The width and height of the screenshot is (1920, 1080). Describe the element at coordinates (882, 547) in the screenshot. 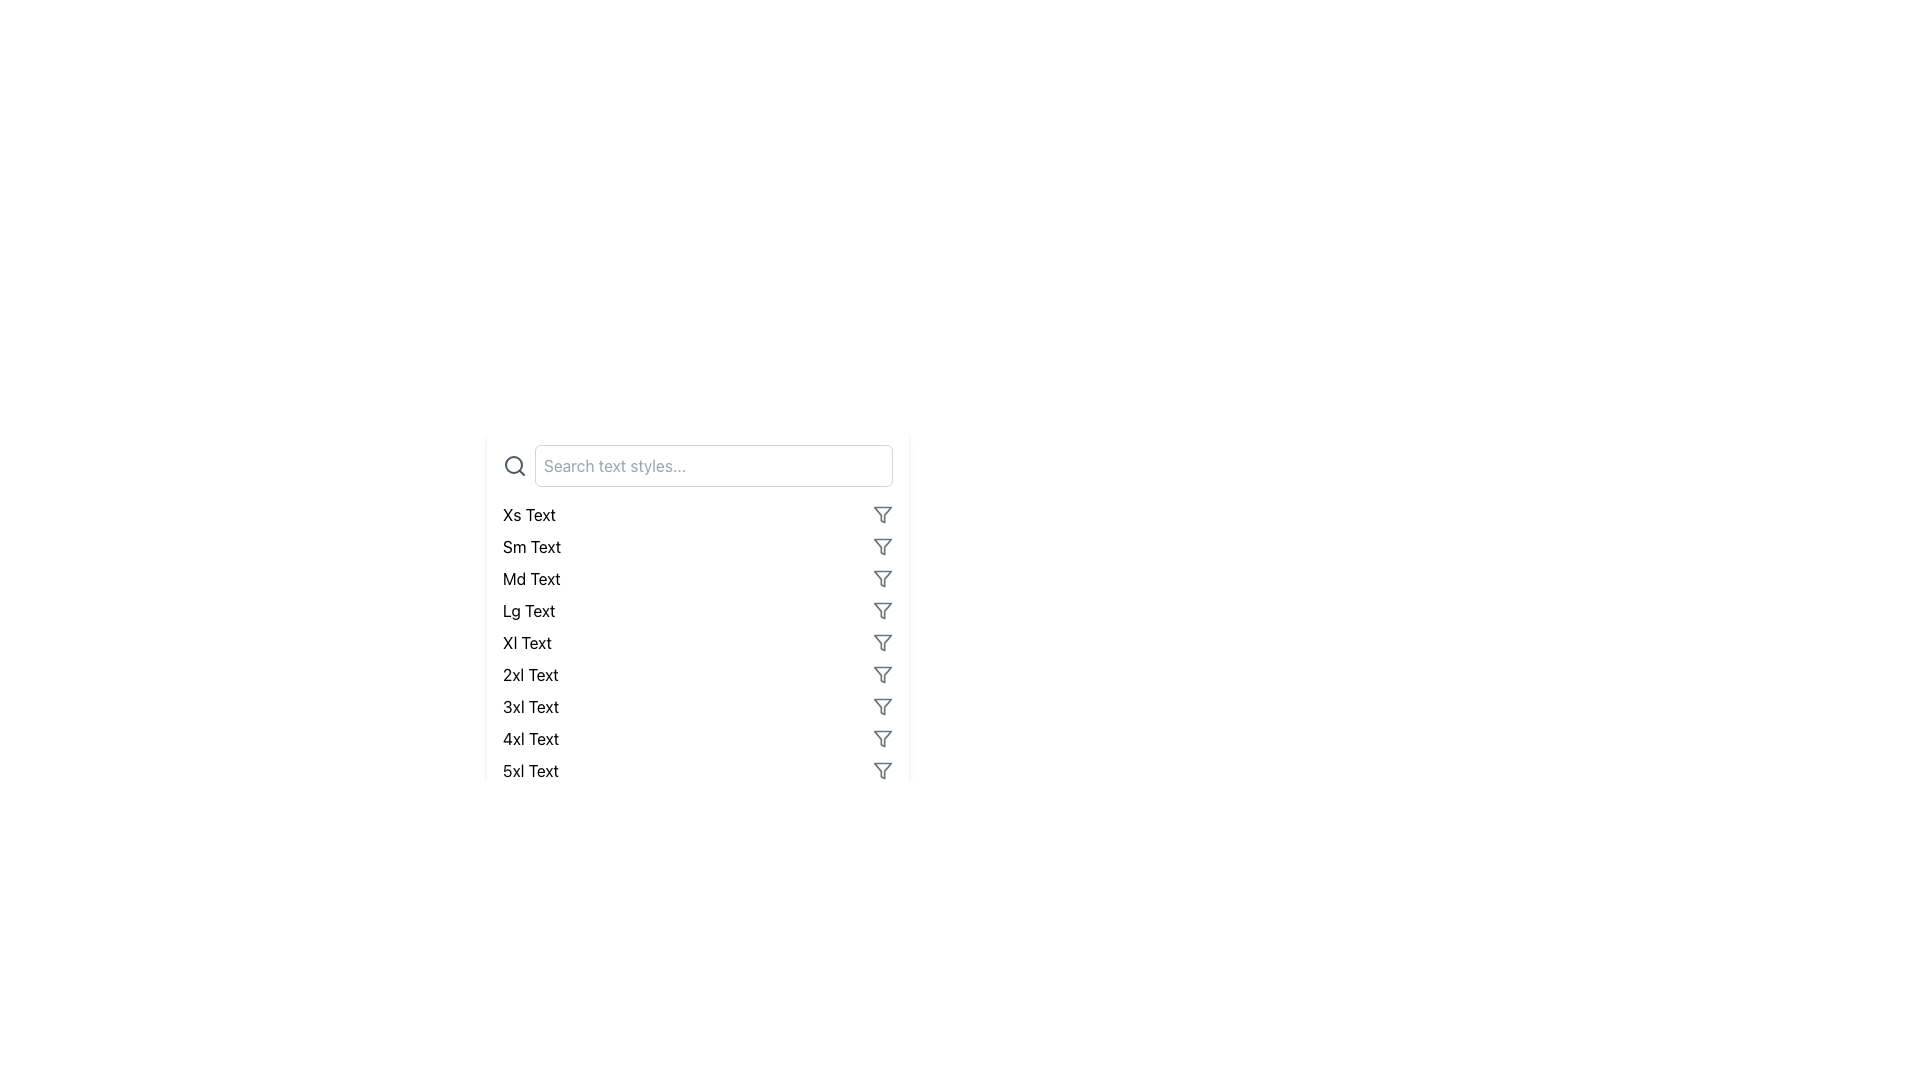

I see `the small, minimalistic filter icon styled as an inverted triangle, located directly adjacent to the text 'Sm Text'` at that location.